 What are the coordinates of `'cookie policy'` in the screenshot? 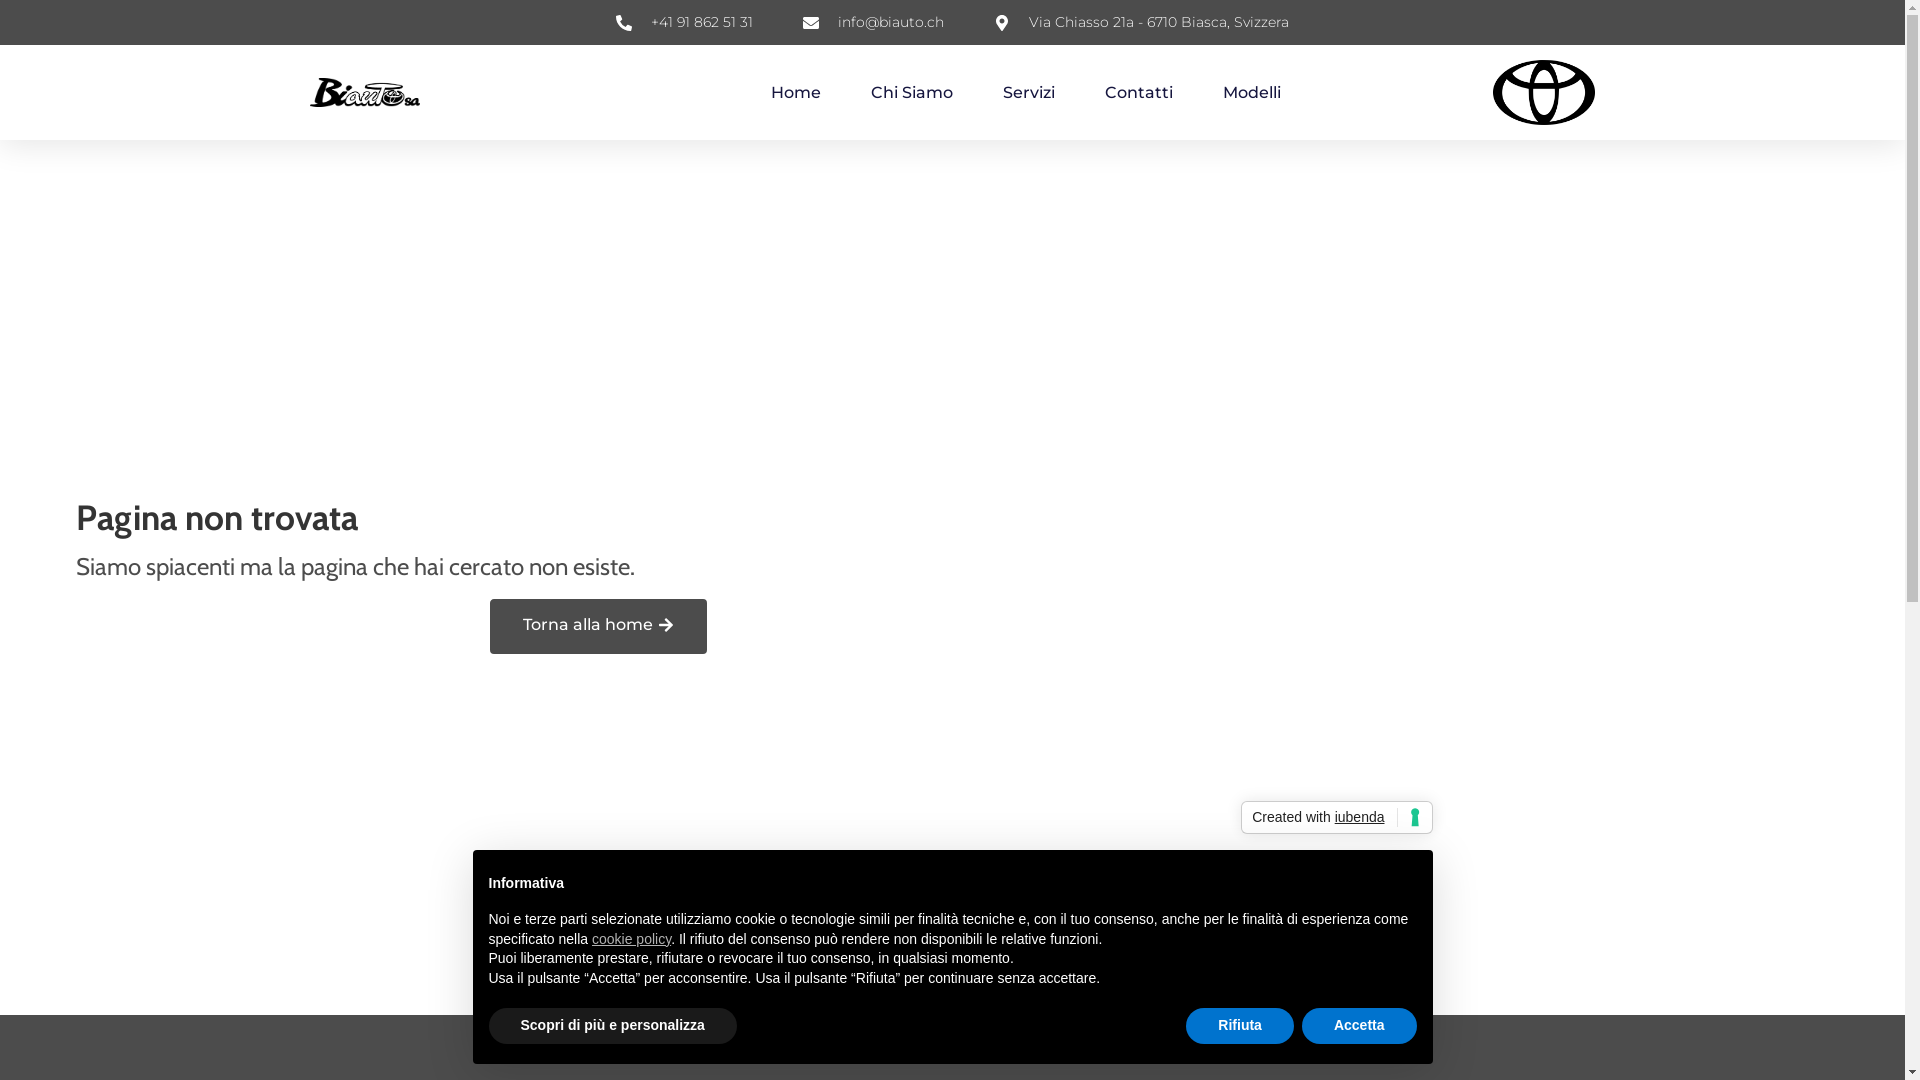 It's located at (630, 938).